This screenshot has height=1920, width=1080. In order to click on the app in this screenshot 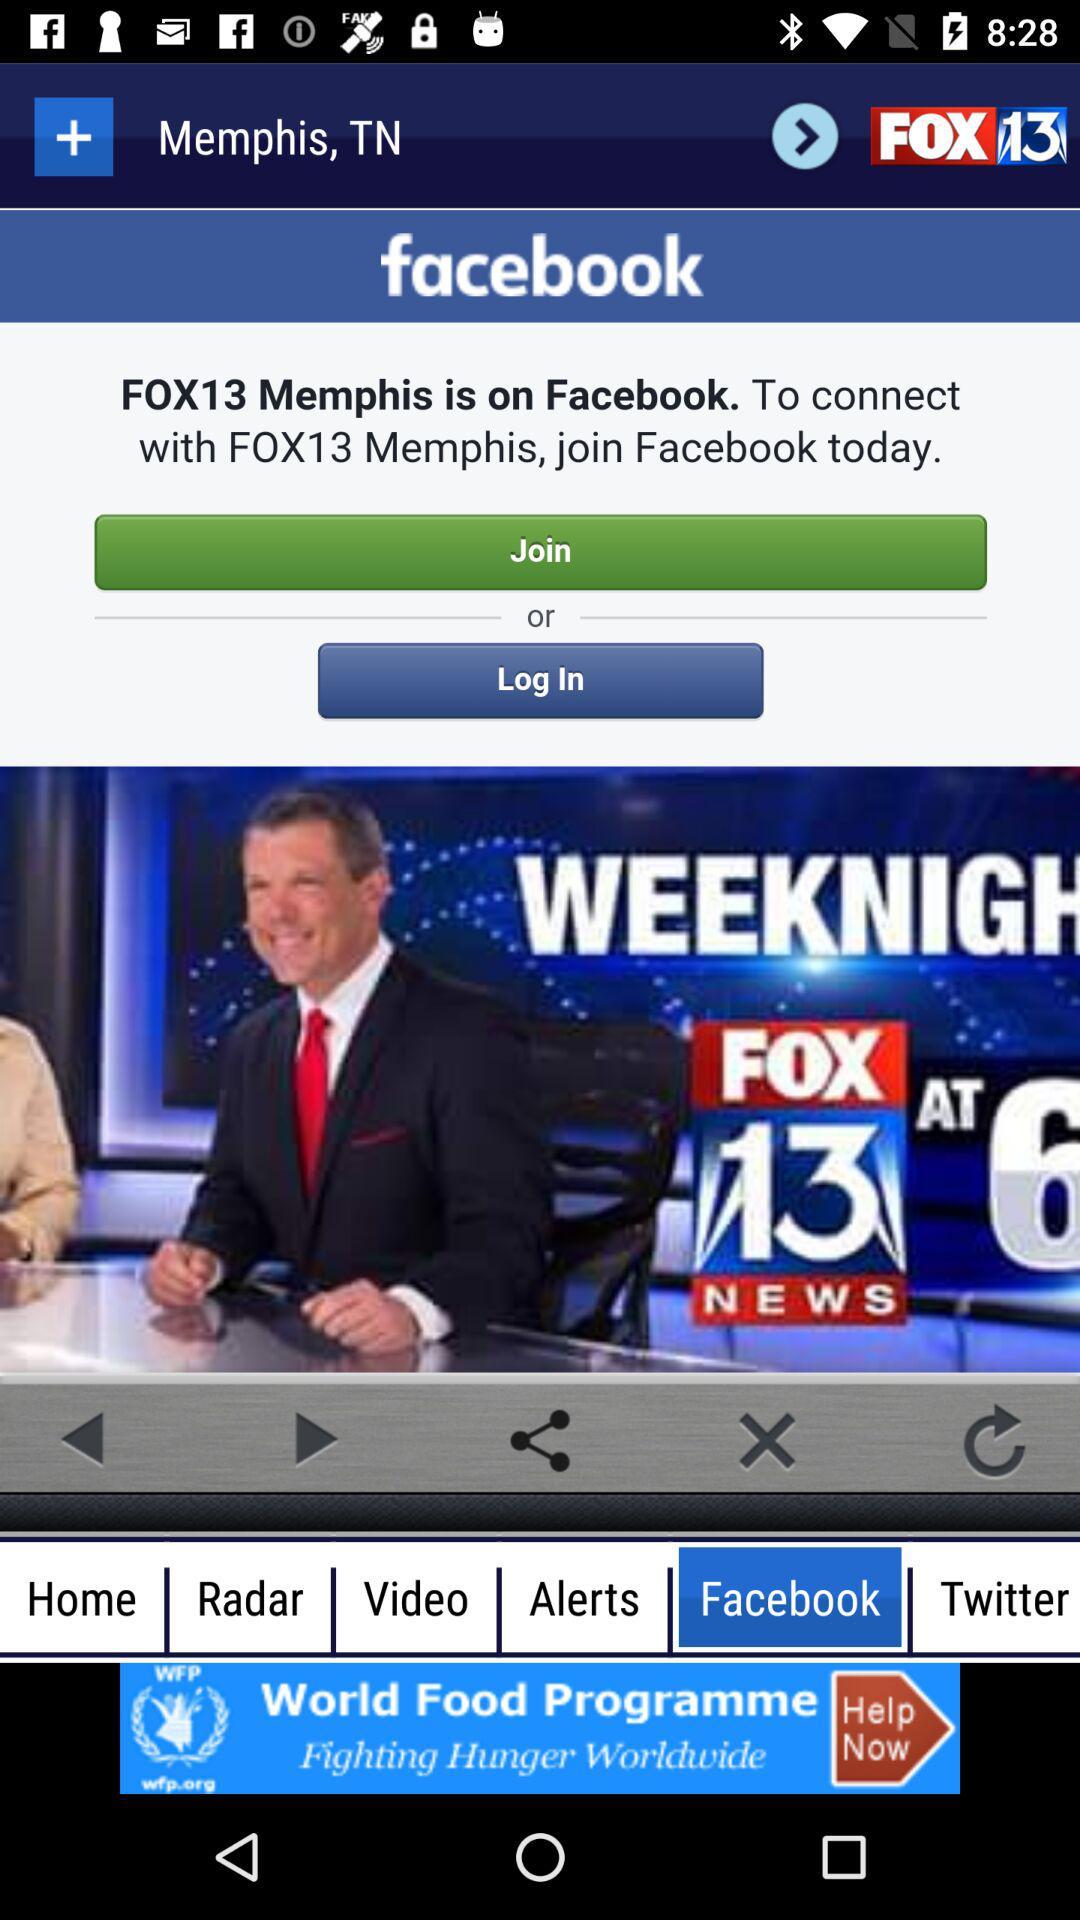, I will do `click(766, 1440)`.